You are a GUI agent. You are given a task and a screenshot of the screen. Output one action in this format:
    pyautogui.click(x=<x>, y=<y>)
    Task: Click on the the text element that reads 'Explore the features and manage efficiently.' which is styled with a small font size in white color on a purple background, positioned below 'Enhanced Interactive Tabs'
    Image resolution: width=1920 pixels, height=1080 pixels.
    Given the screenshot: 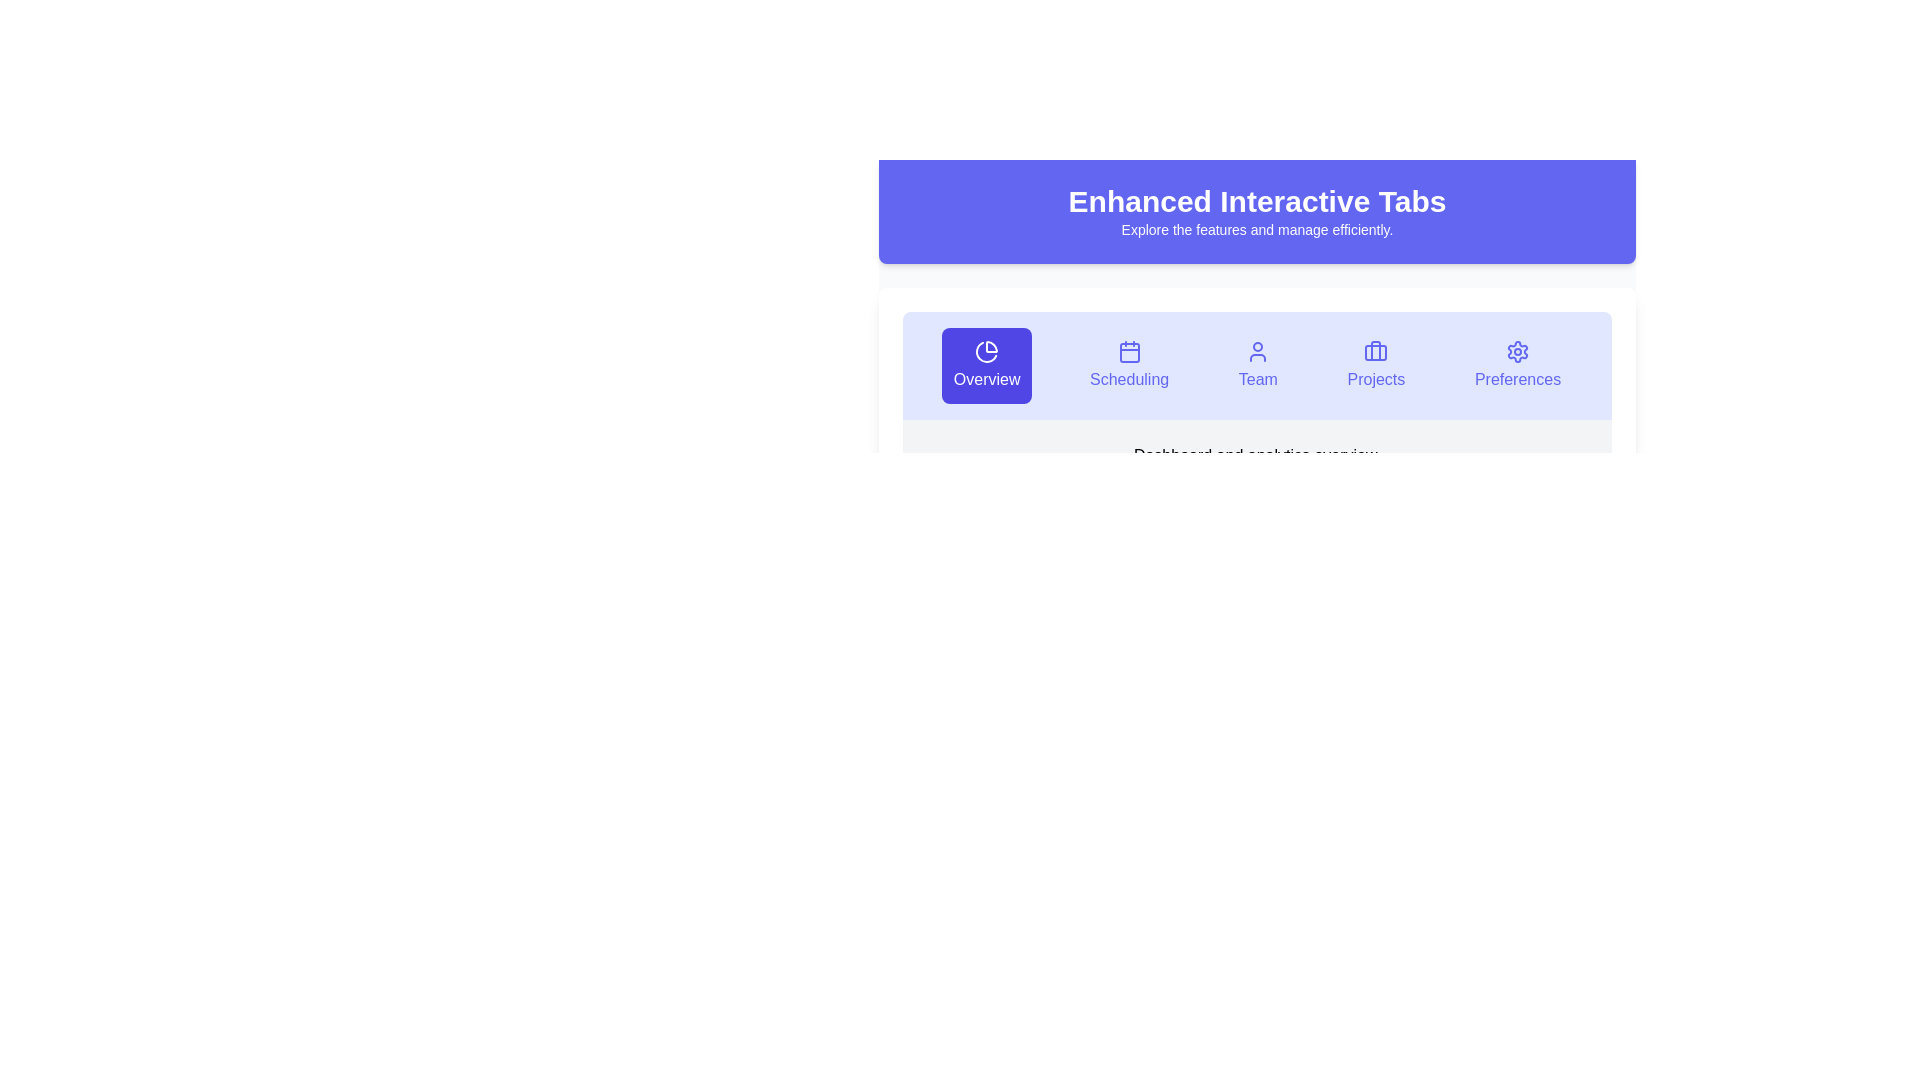 What is the action you would take?
    pyautogui.click(x=1256, y=229)
    